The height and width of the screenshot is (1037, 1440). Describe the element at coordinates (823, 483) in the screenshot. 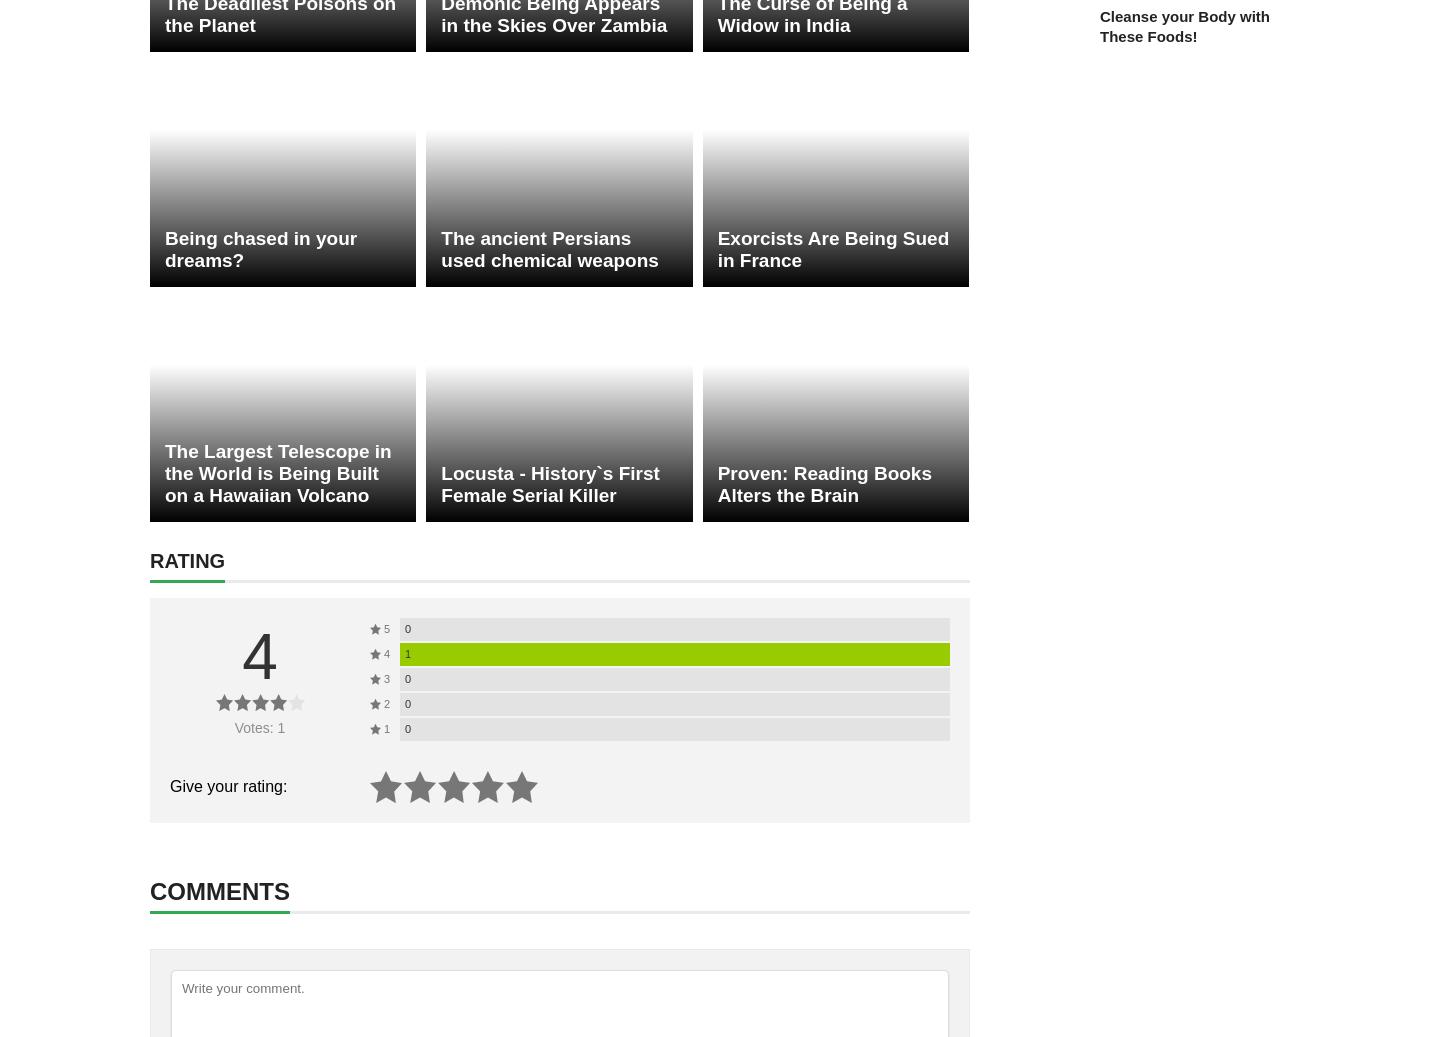

I see `'Proven: Reading Books Alters the Brain'` at that location.